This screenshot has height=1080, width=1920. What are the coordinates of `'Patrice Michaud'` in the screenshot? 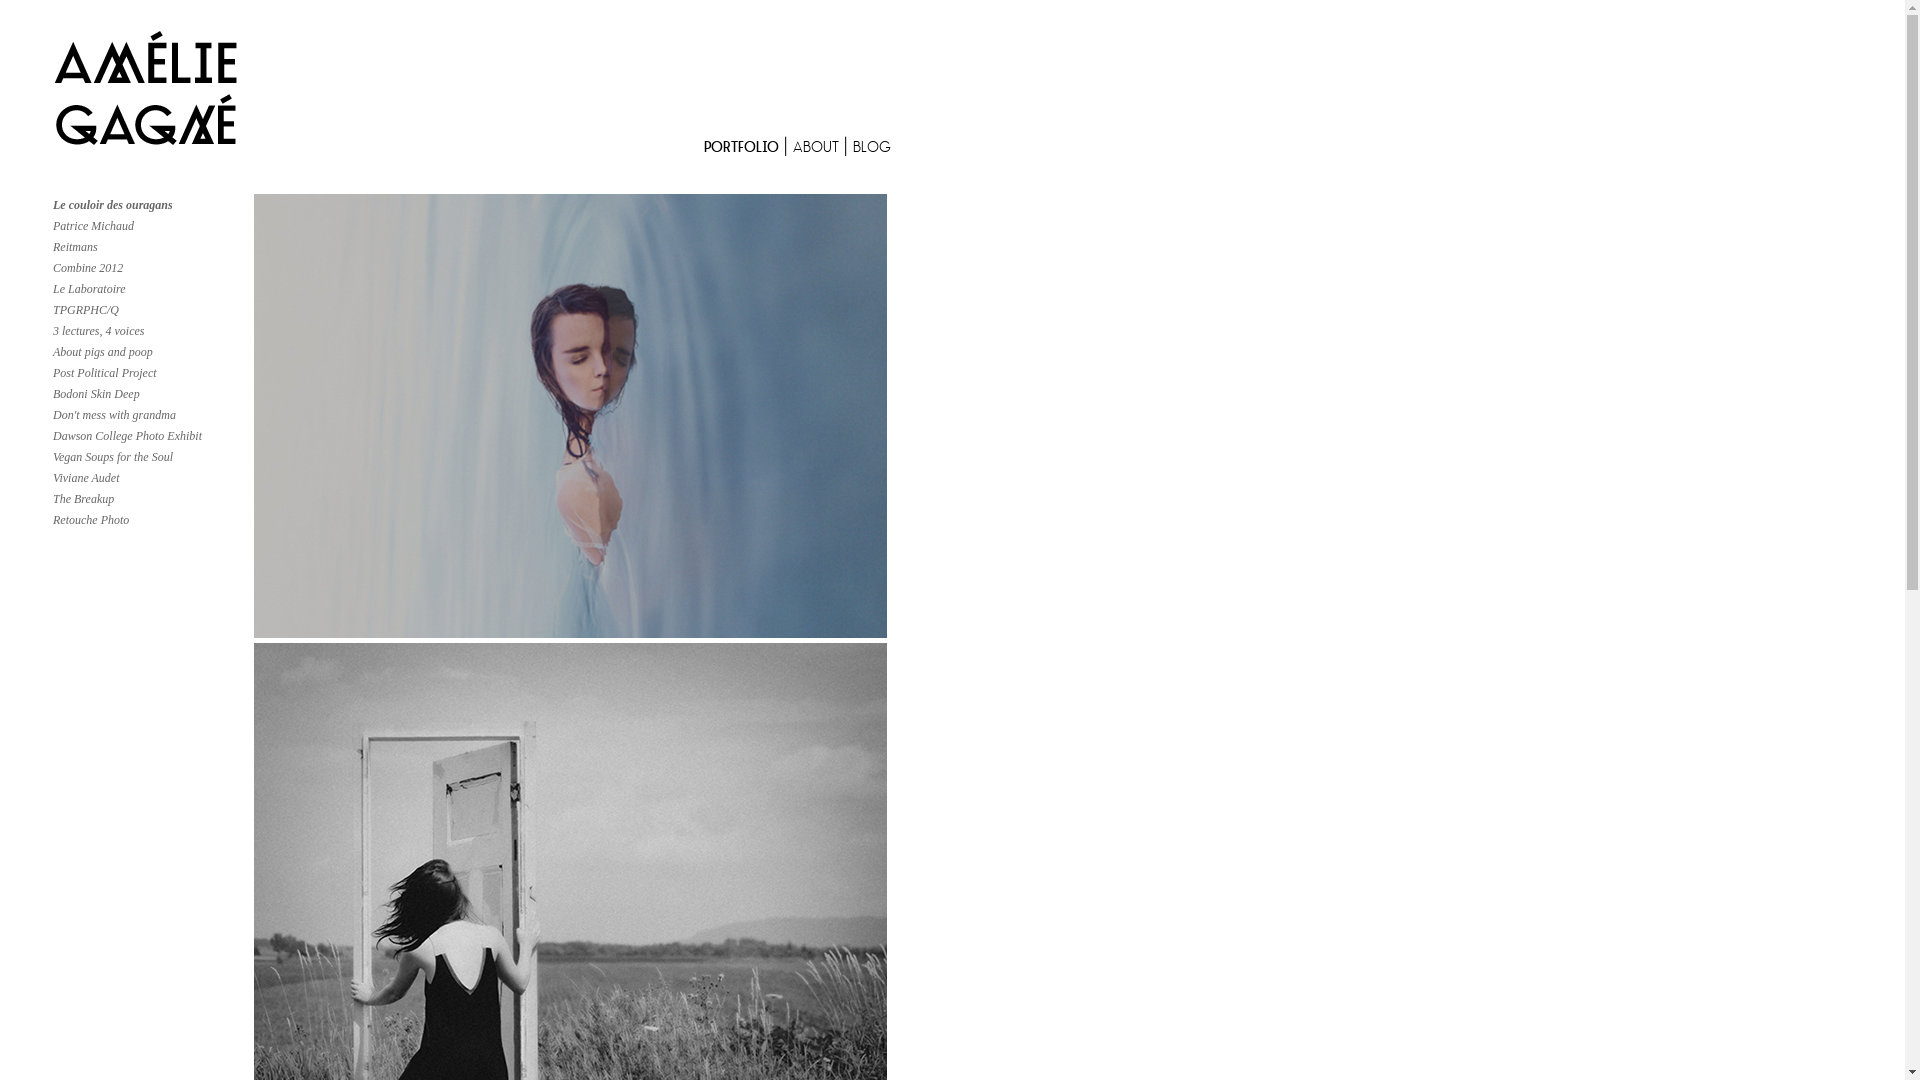 It's located at (92, 225).